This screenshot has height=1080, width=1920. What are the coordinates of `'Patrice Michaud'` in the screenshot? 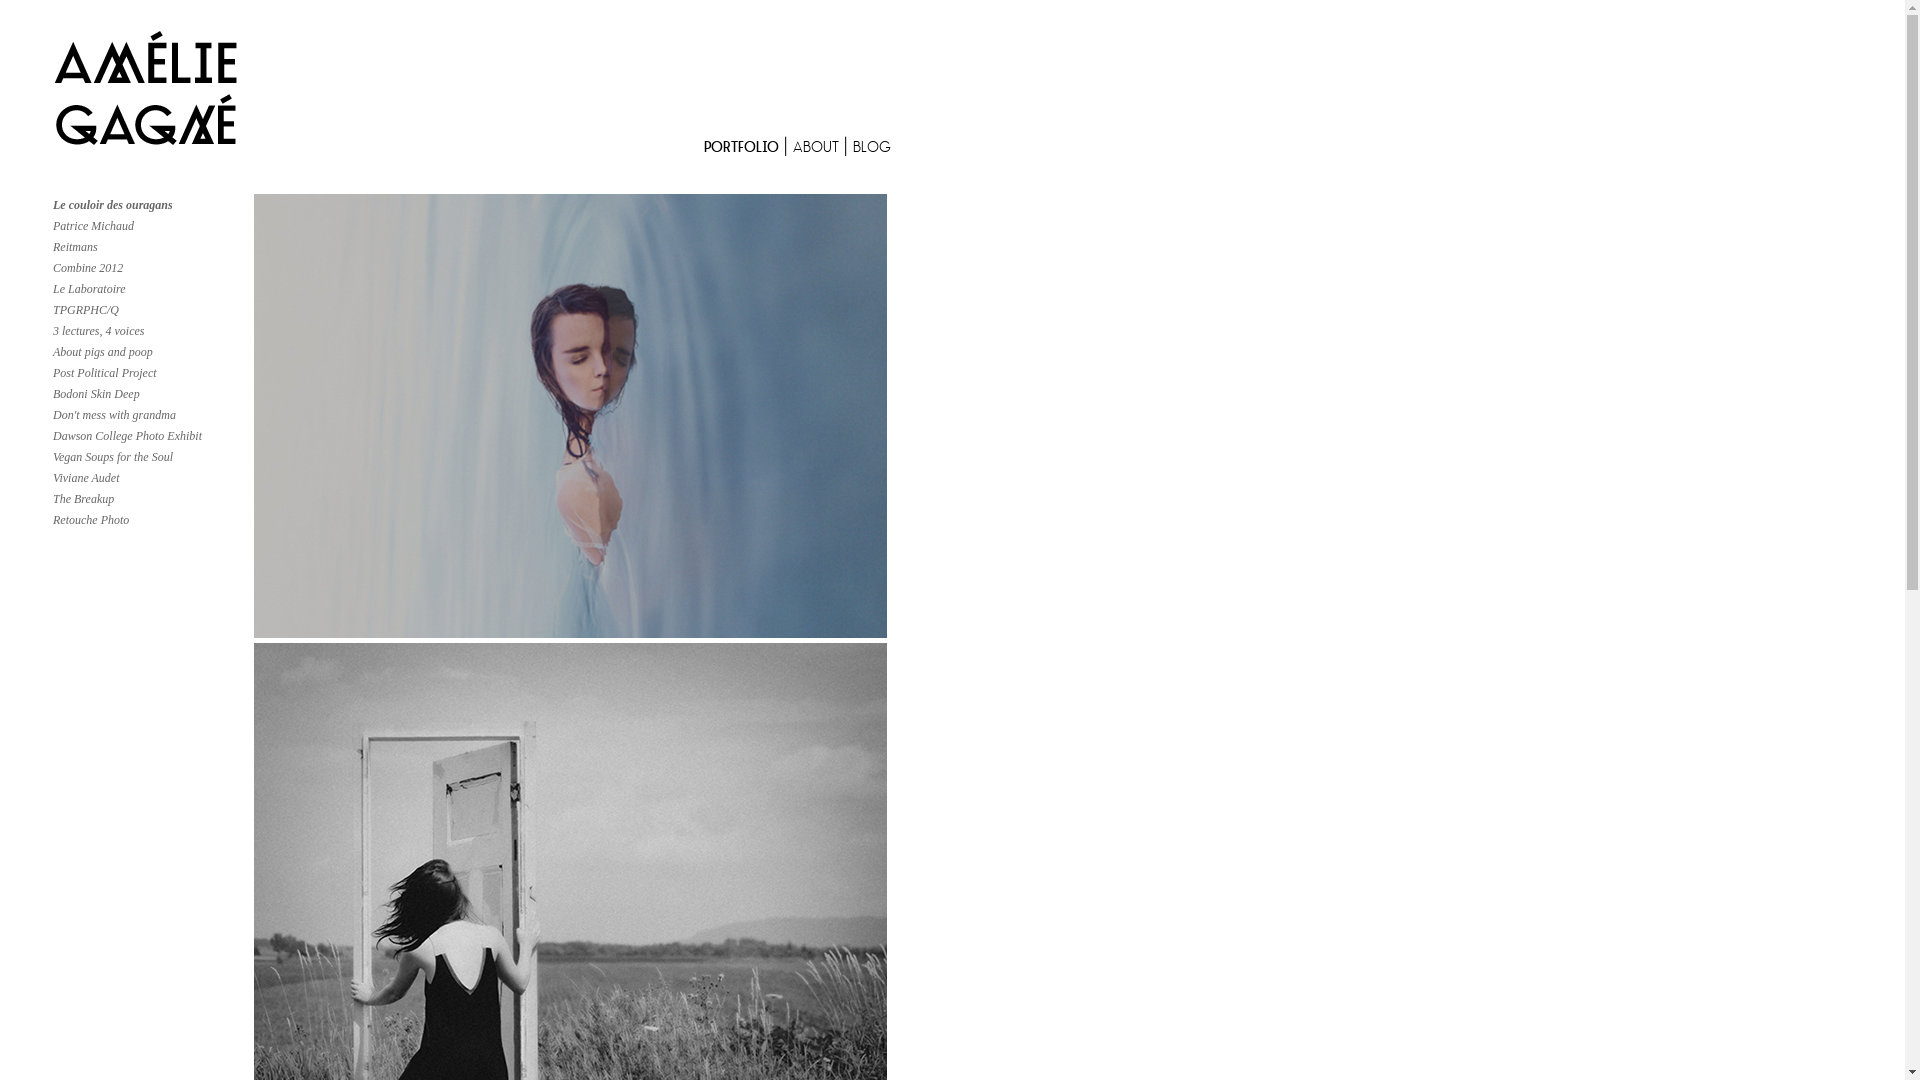 It's located at (92, 225).